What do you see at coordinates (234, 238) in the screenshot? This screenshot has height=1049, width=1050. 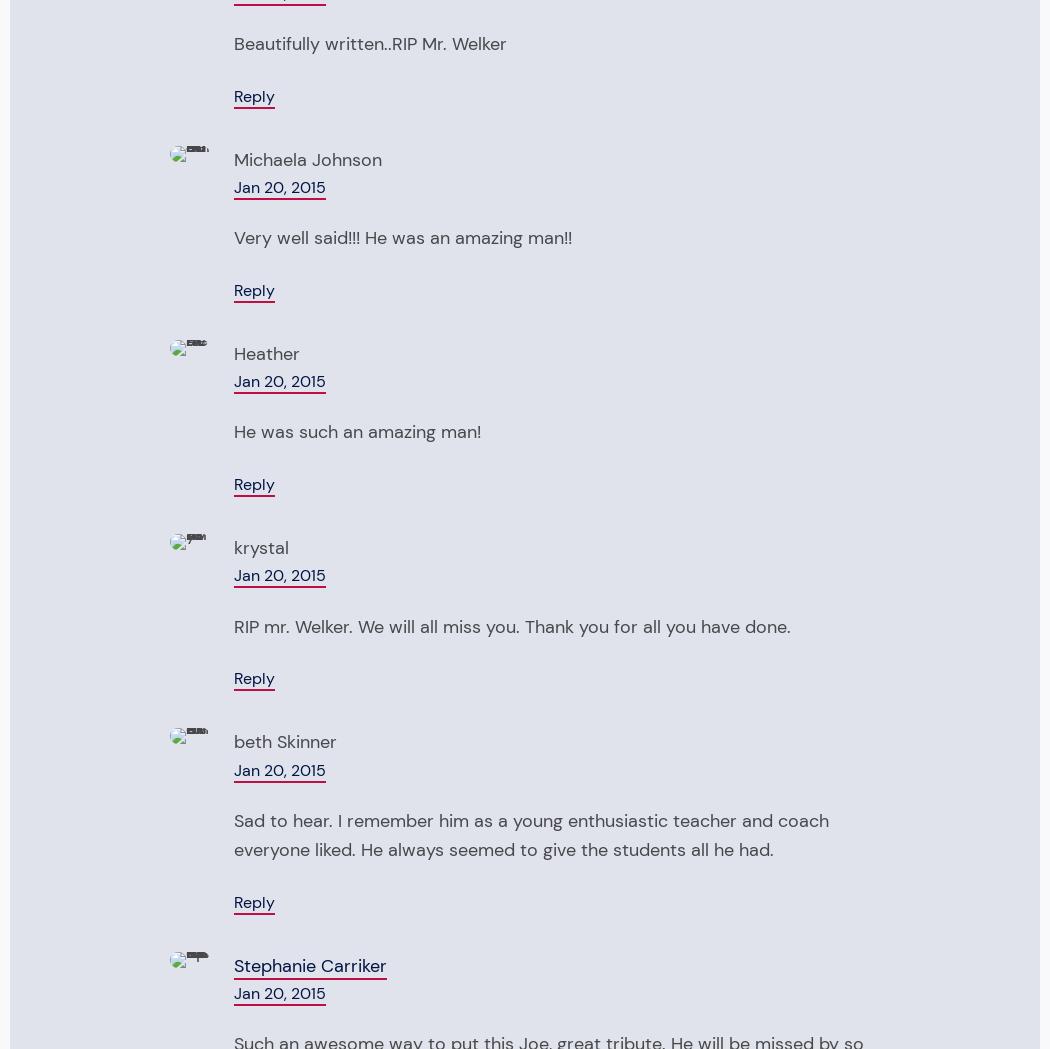 I see `'Very well said!!! He was an amazing man!!'` at bounding box center [234, 238].